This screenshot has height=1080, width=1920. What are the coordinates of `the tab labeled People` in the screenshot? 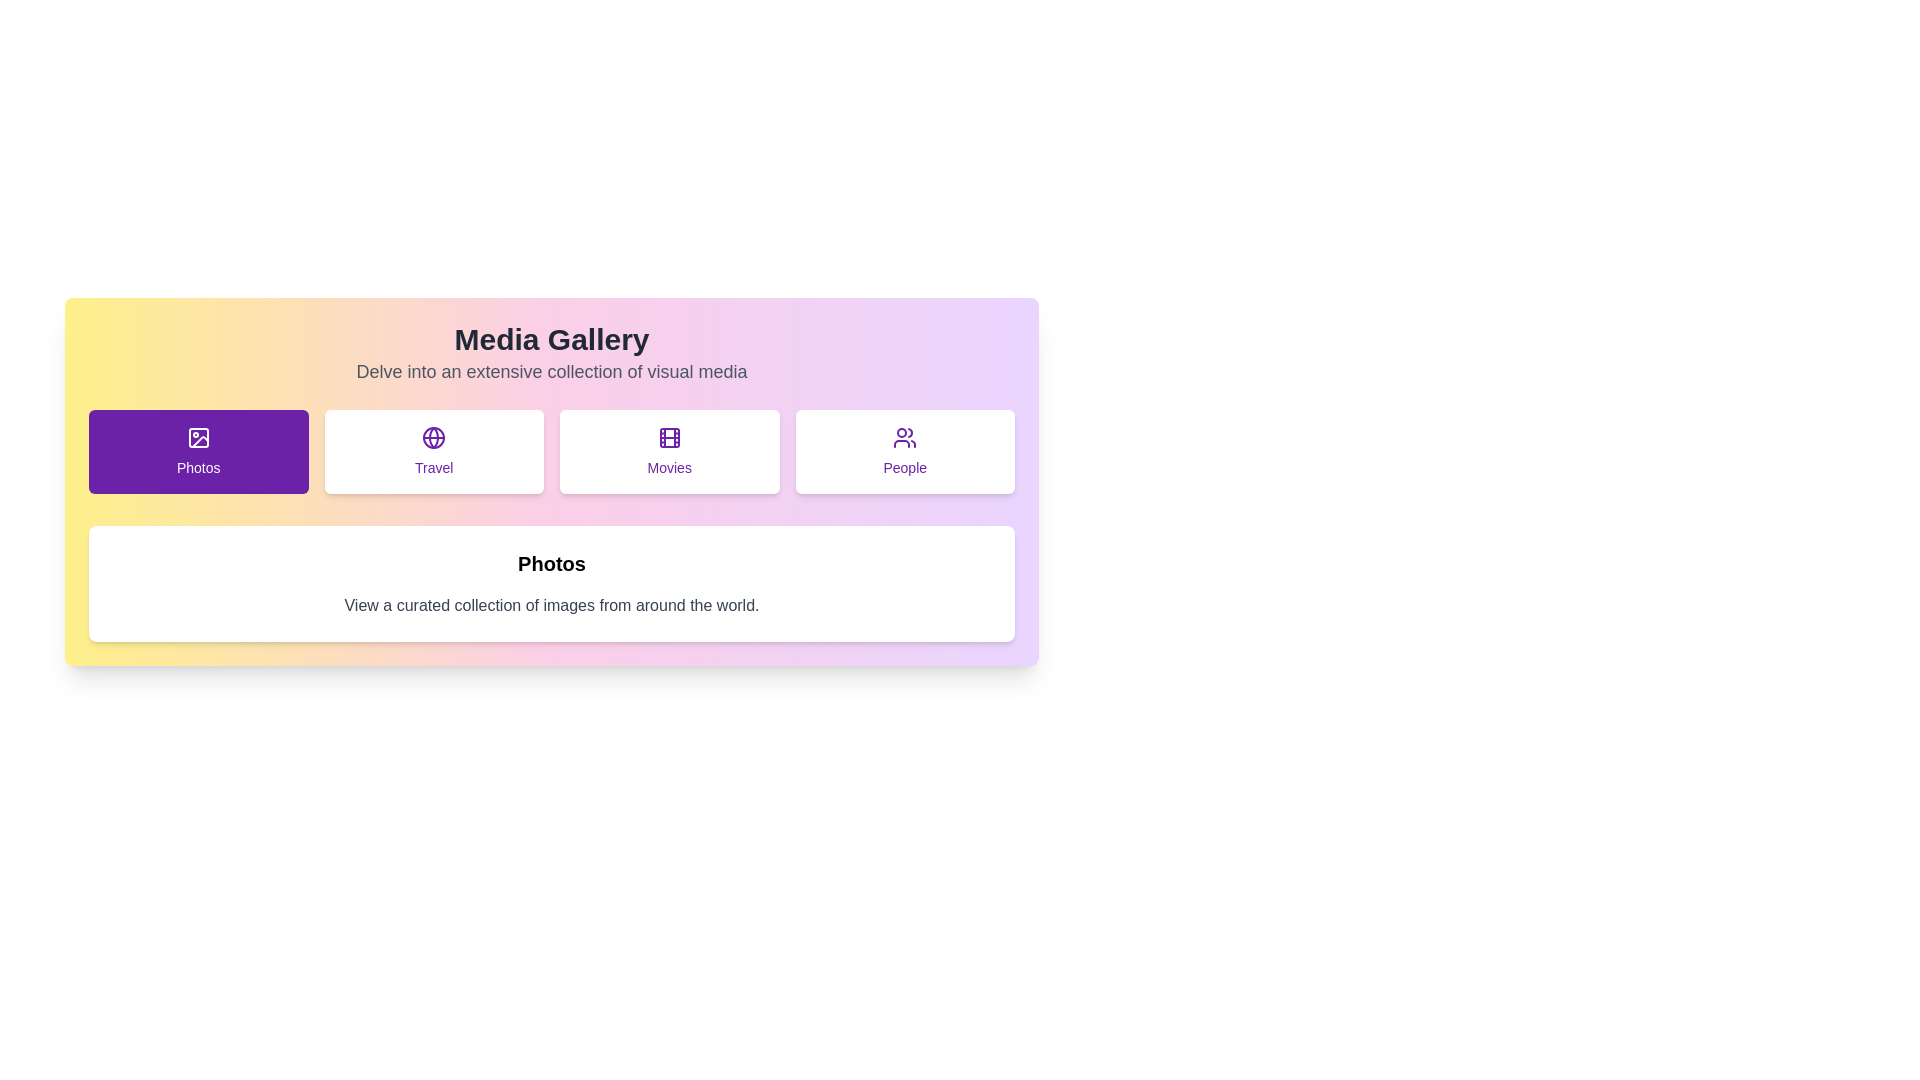 It's located at (904, 451).